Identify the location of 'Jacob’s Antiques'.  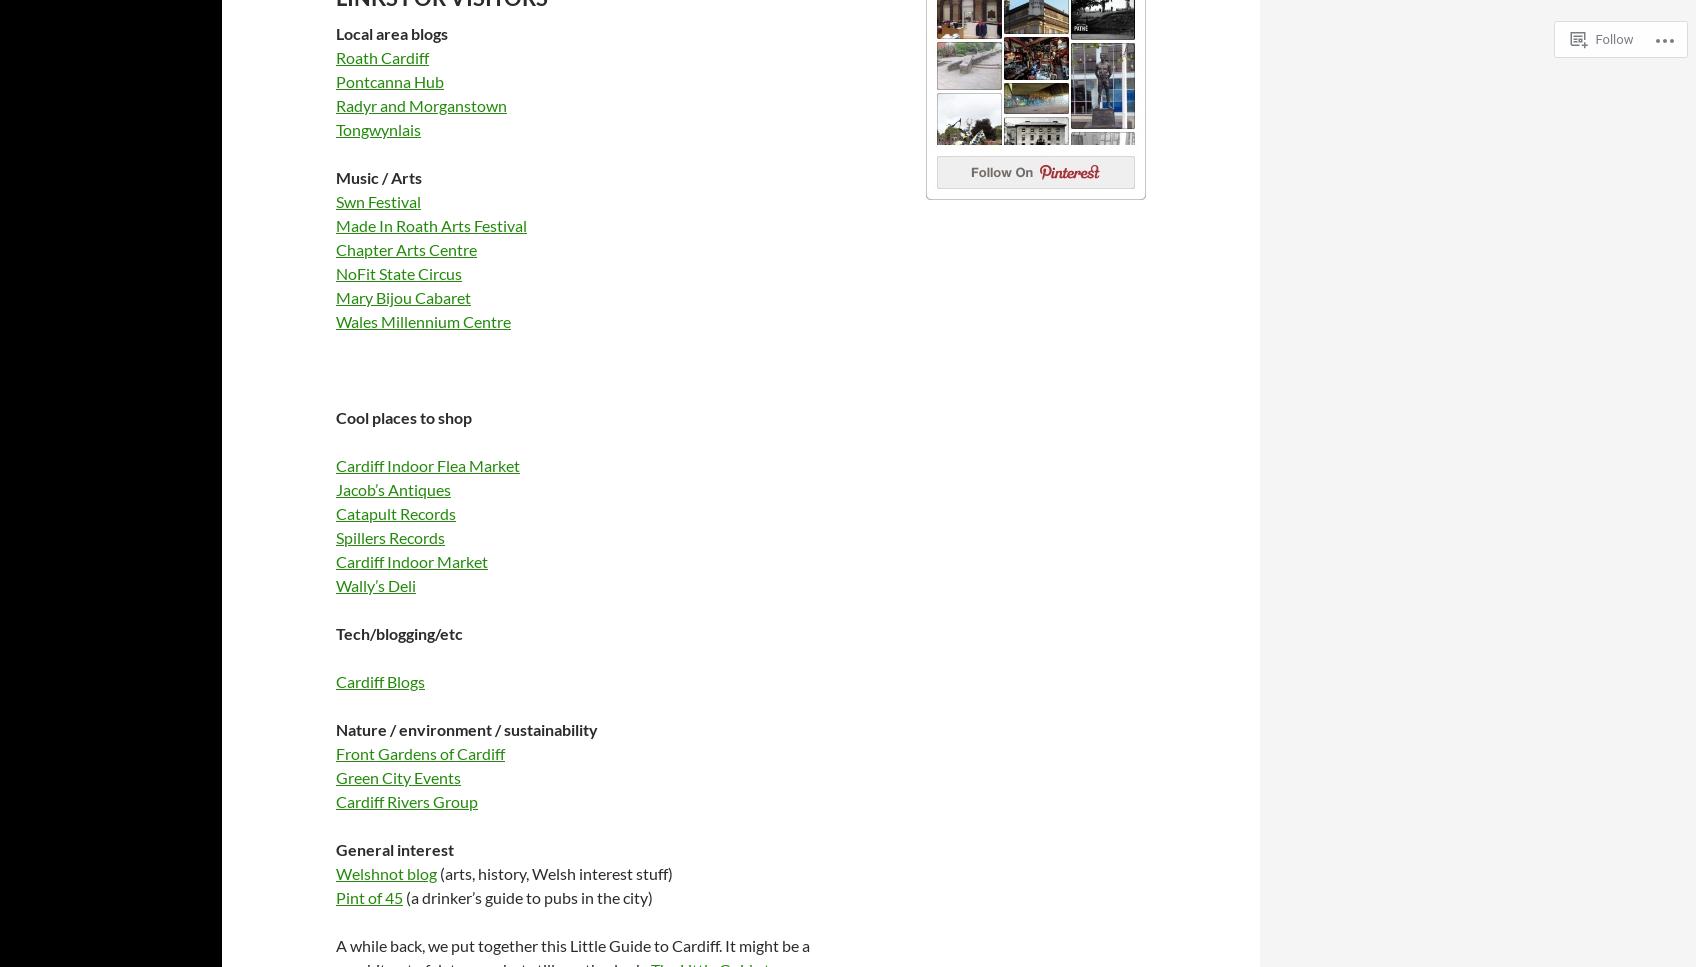
(392, 487).